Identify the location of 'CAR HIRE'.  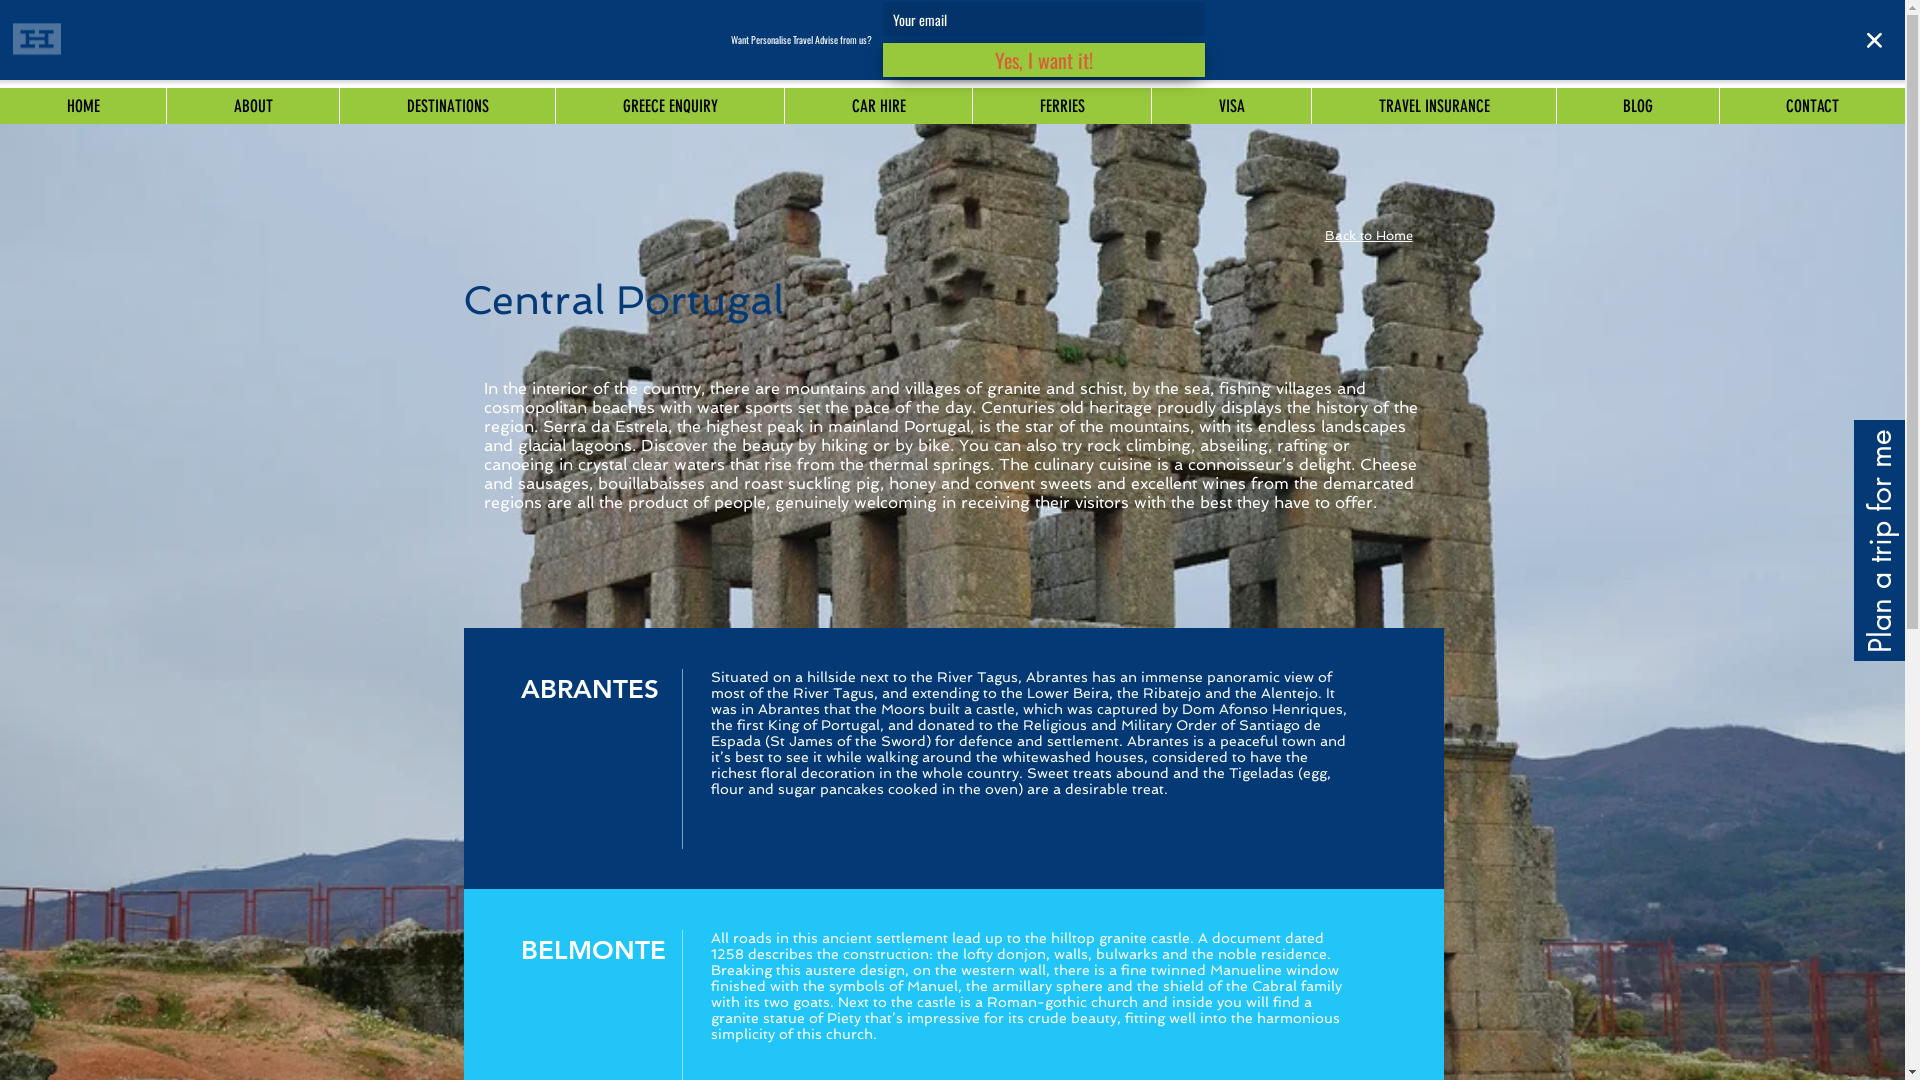
(878, 105).